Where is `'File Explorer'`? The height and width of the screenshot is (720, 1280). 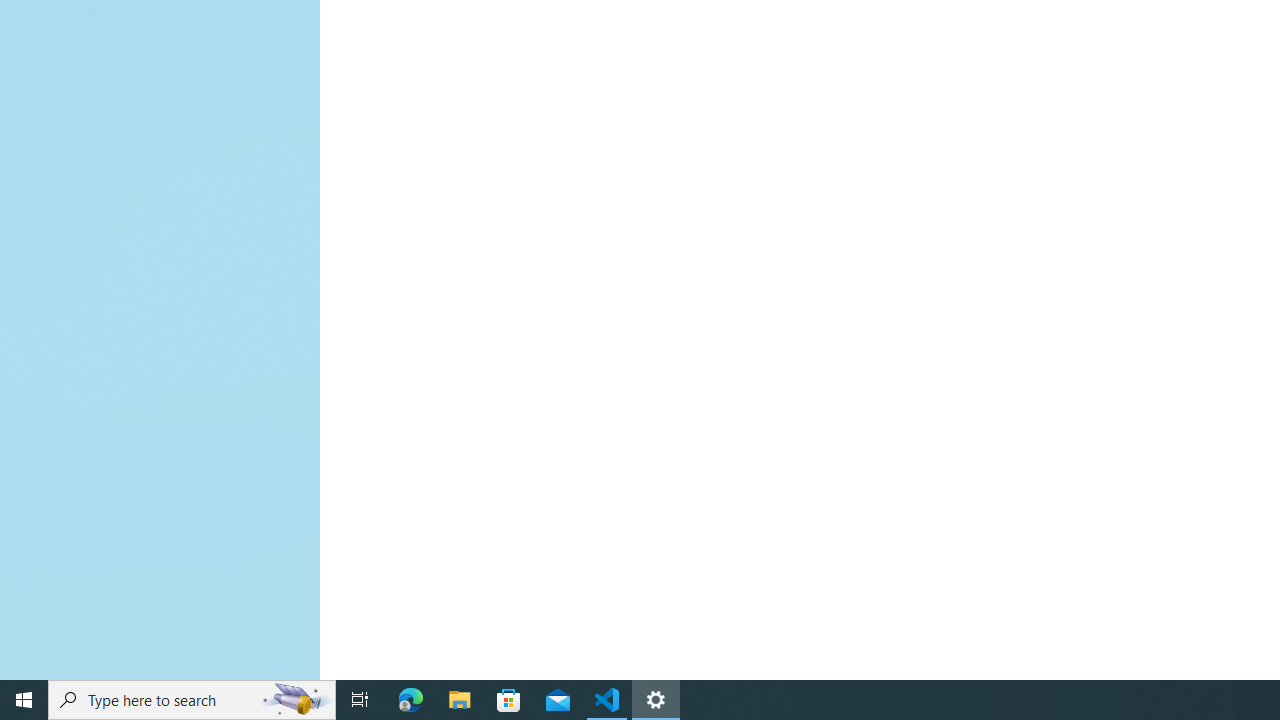 'File Explorer' is located at coordinates (459, 698).